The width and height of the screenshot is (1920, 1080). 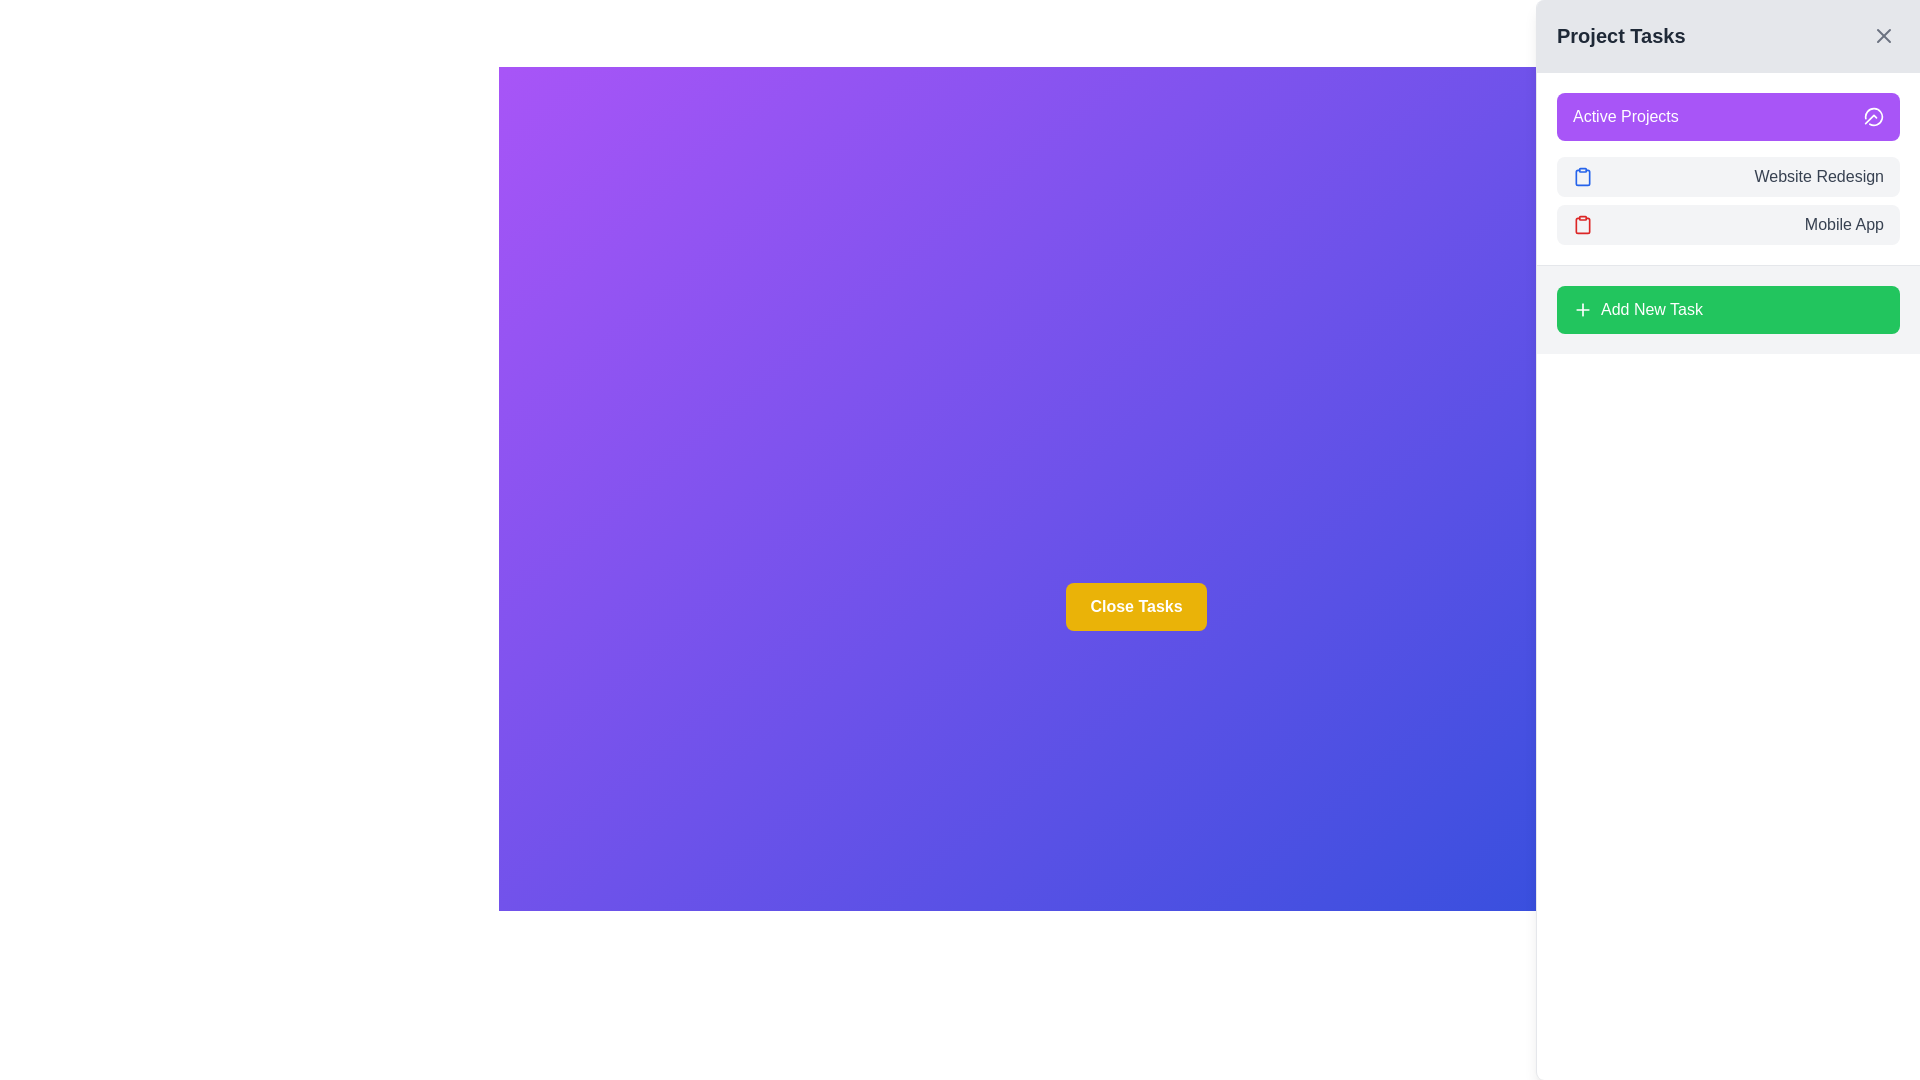 What do you see at coordinates (1882, 35) in the screenshot?
I see `the gray stylized cross icon located at the top-right corner of the 'Project Tasks' sidebar panel to observe the hover effects` at bounding box center [1882, 35].